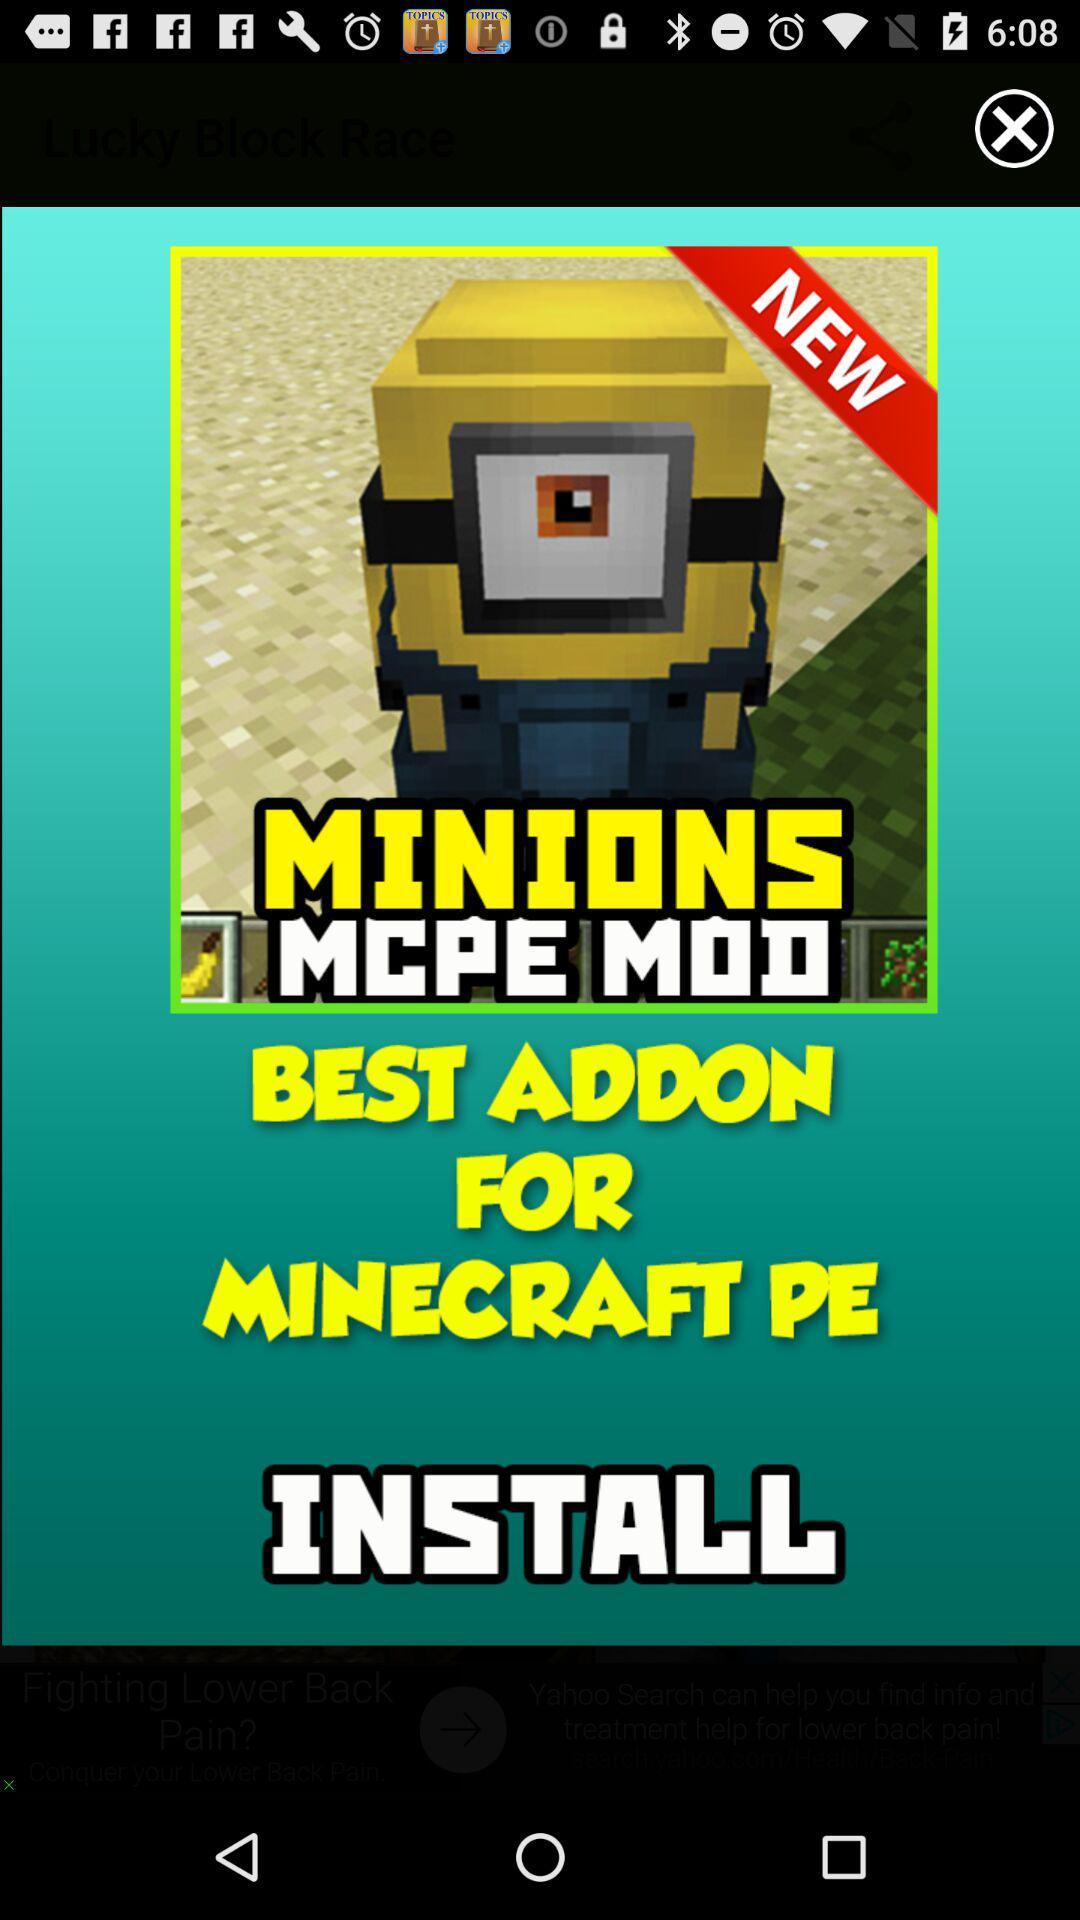 The width and height of the screenshot is (1080, 1920). What do you see at coordinates (1014, 136) in the screenshot?
I see `the close icon` at bounding box center [1014, 136].